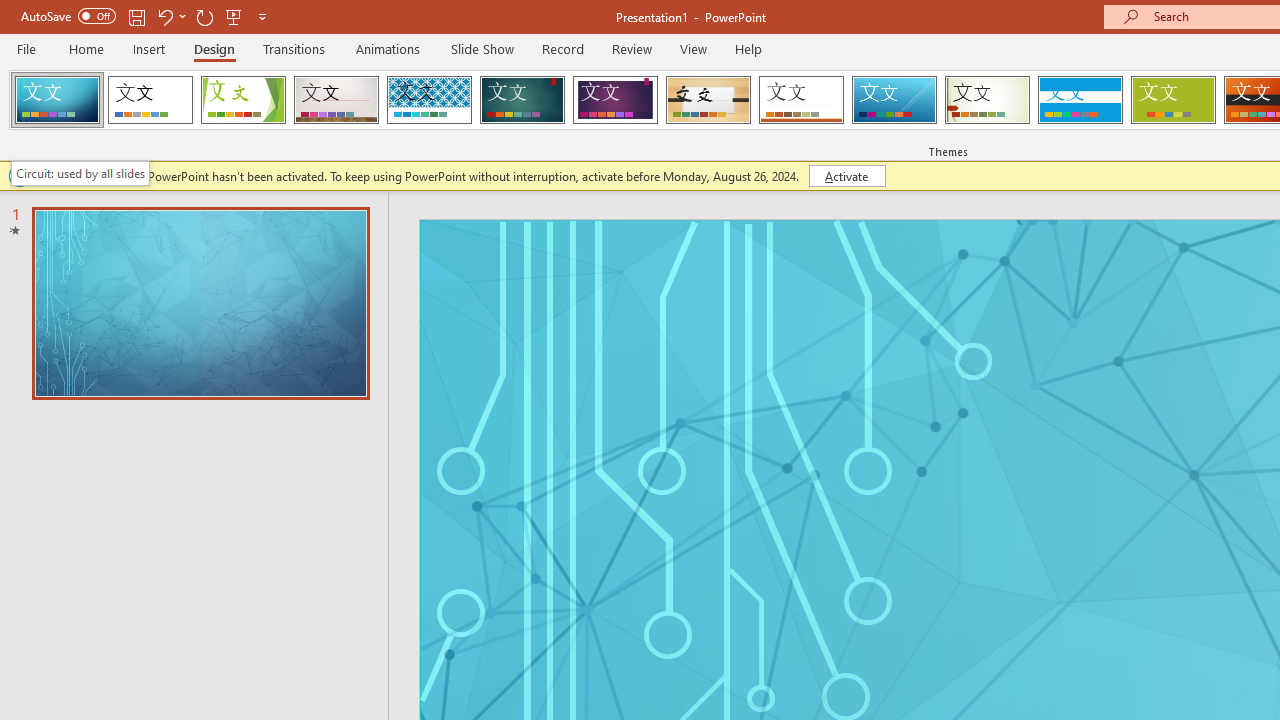  What do you see at coordinates (893, 100) in the screenshot?
I see `'Slice'` at bounding box center [893, 100].